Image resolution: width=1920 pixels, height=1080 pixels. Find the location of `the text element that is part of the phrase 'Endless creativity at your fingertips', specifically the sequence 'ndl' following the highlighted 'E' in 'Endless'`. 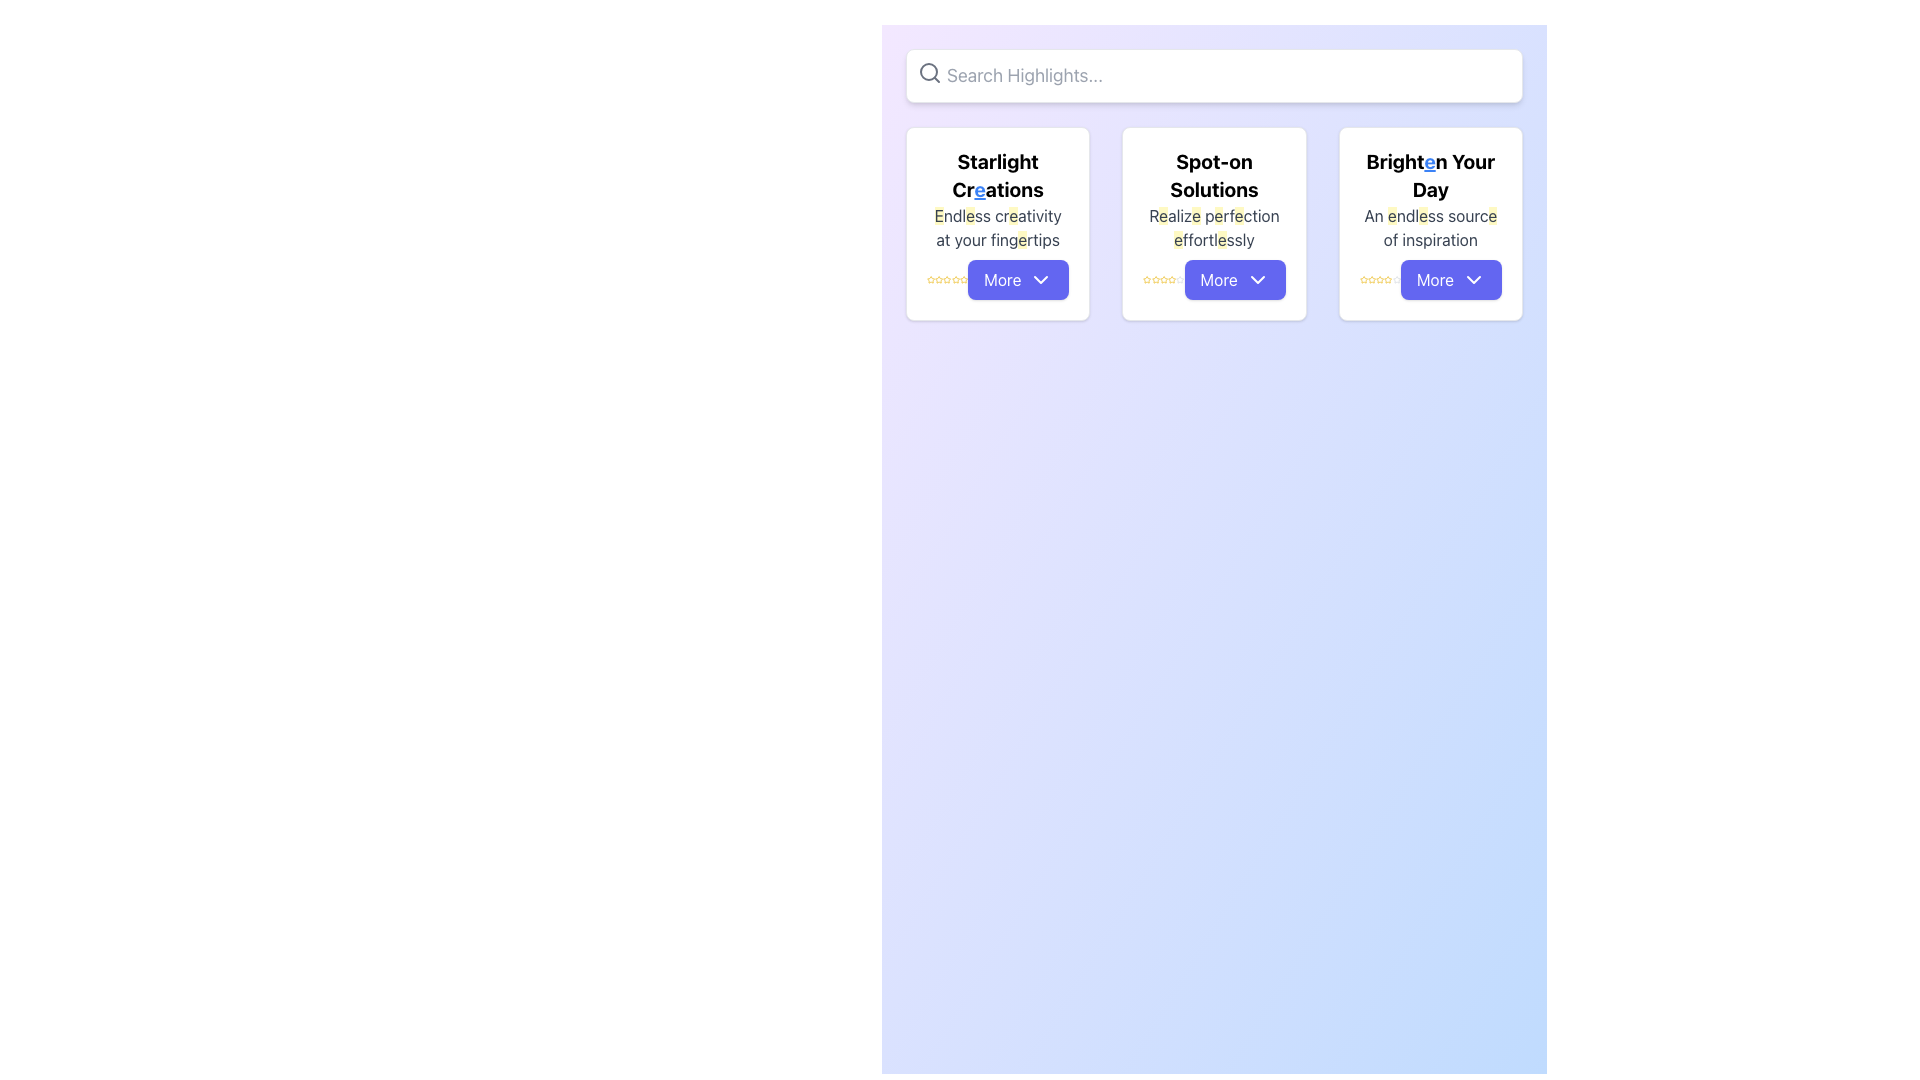

the text element that is part of the phrase 'Endless creativity at your fingertips', specifically the sequence 'ndl' following the highlighted 'E' in 'Endless' is located at coordinates (954, 216).